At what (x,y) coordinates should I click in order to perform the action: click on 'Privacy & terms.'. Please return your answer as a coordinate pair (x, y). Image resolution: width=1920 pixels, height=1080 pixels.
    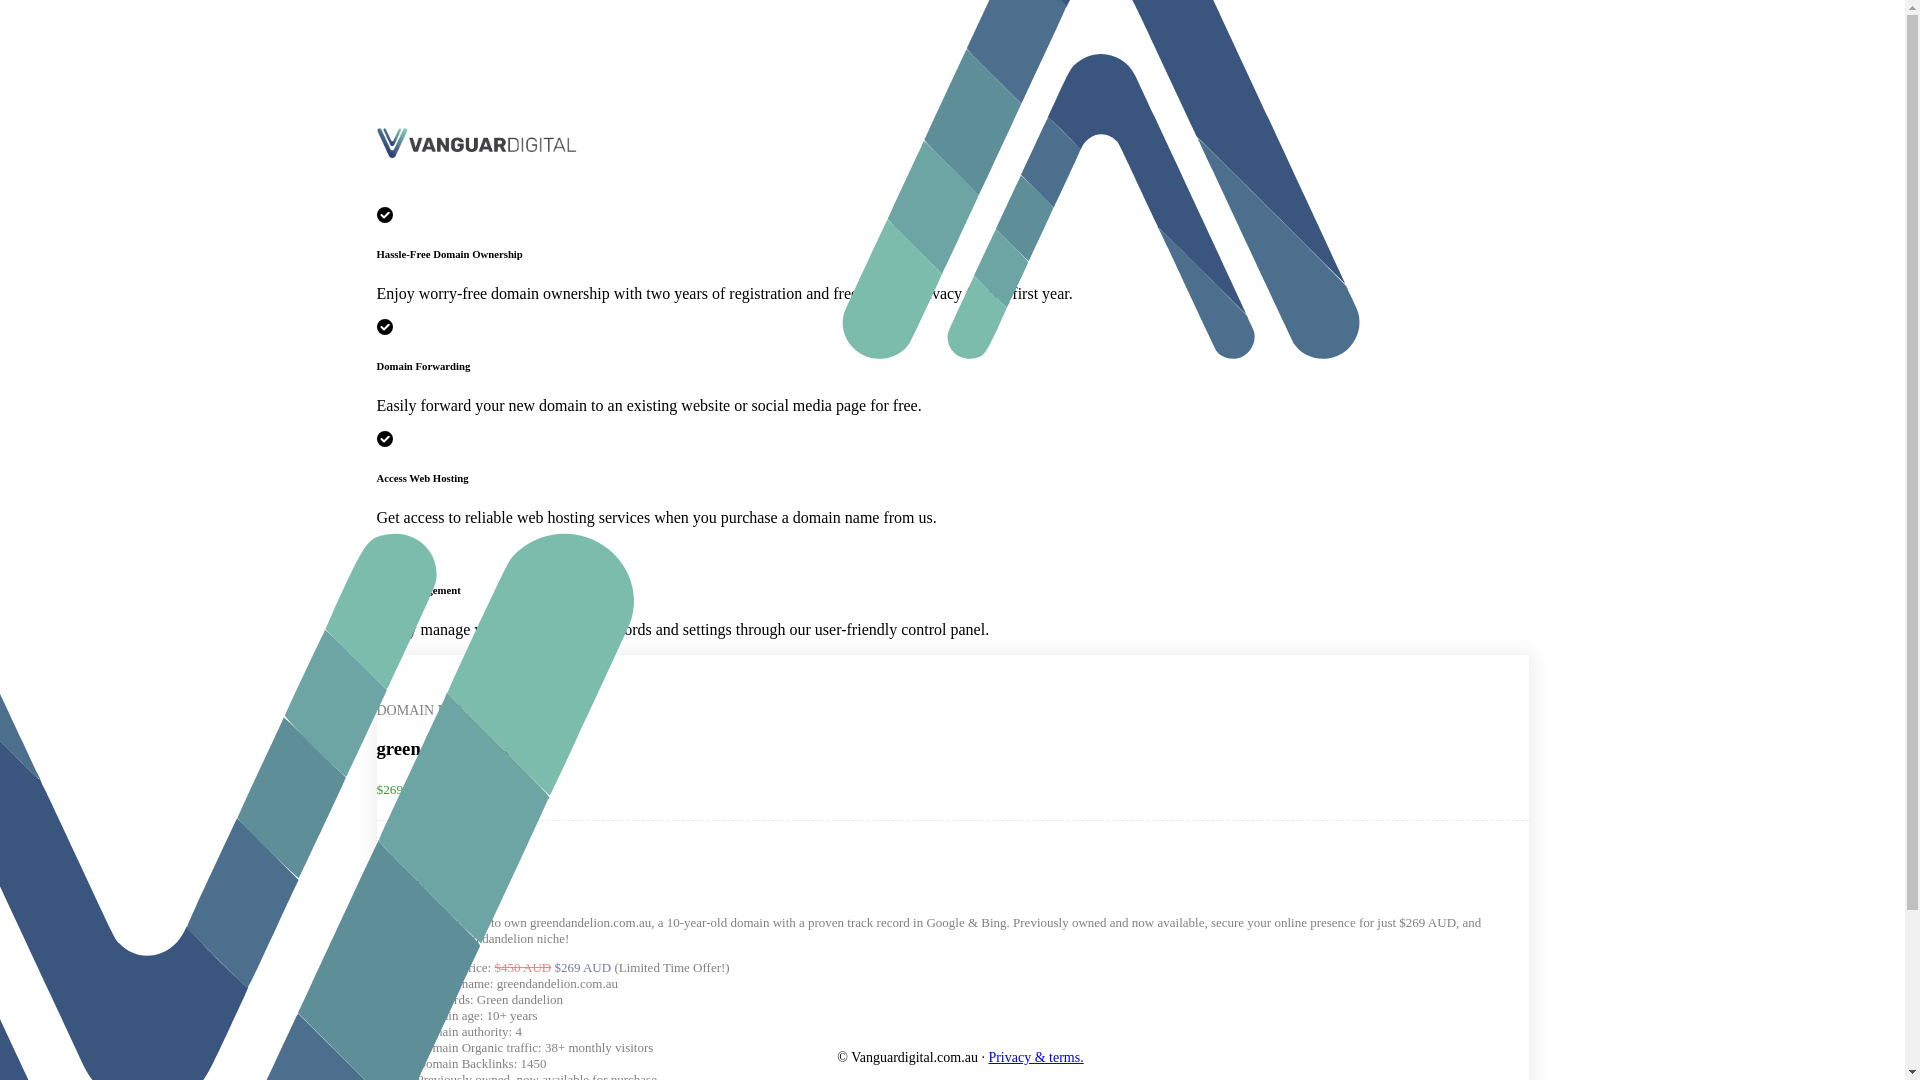
    Looking at the image, I should click on (1035, 1056).